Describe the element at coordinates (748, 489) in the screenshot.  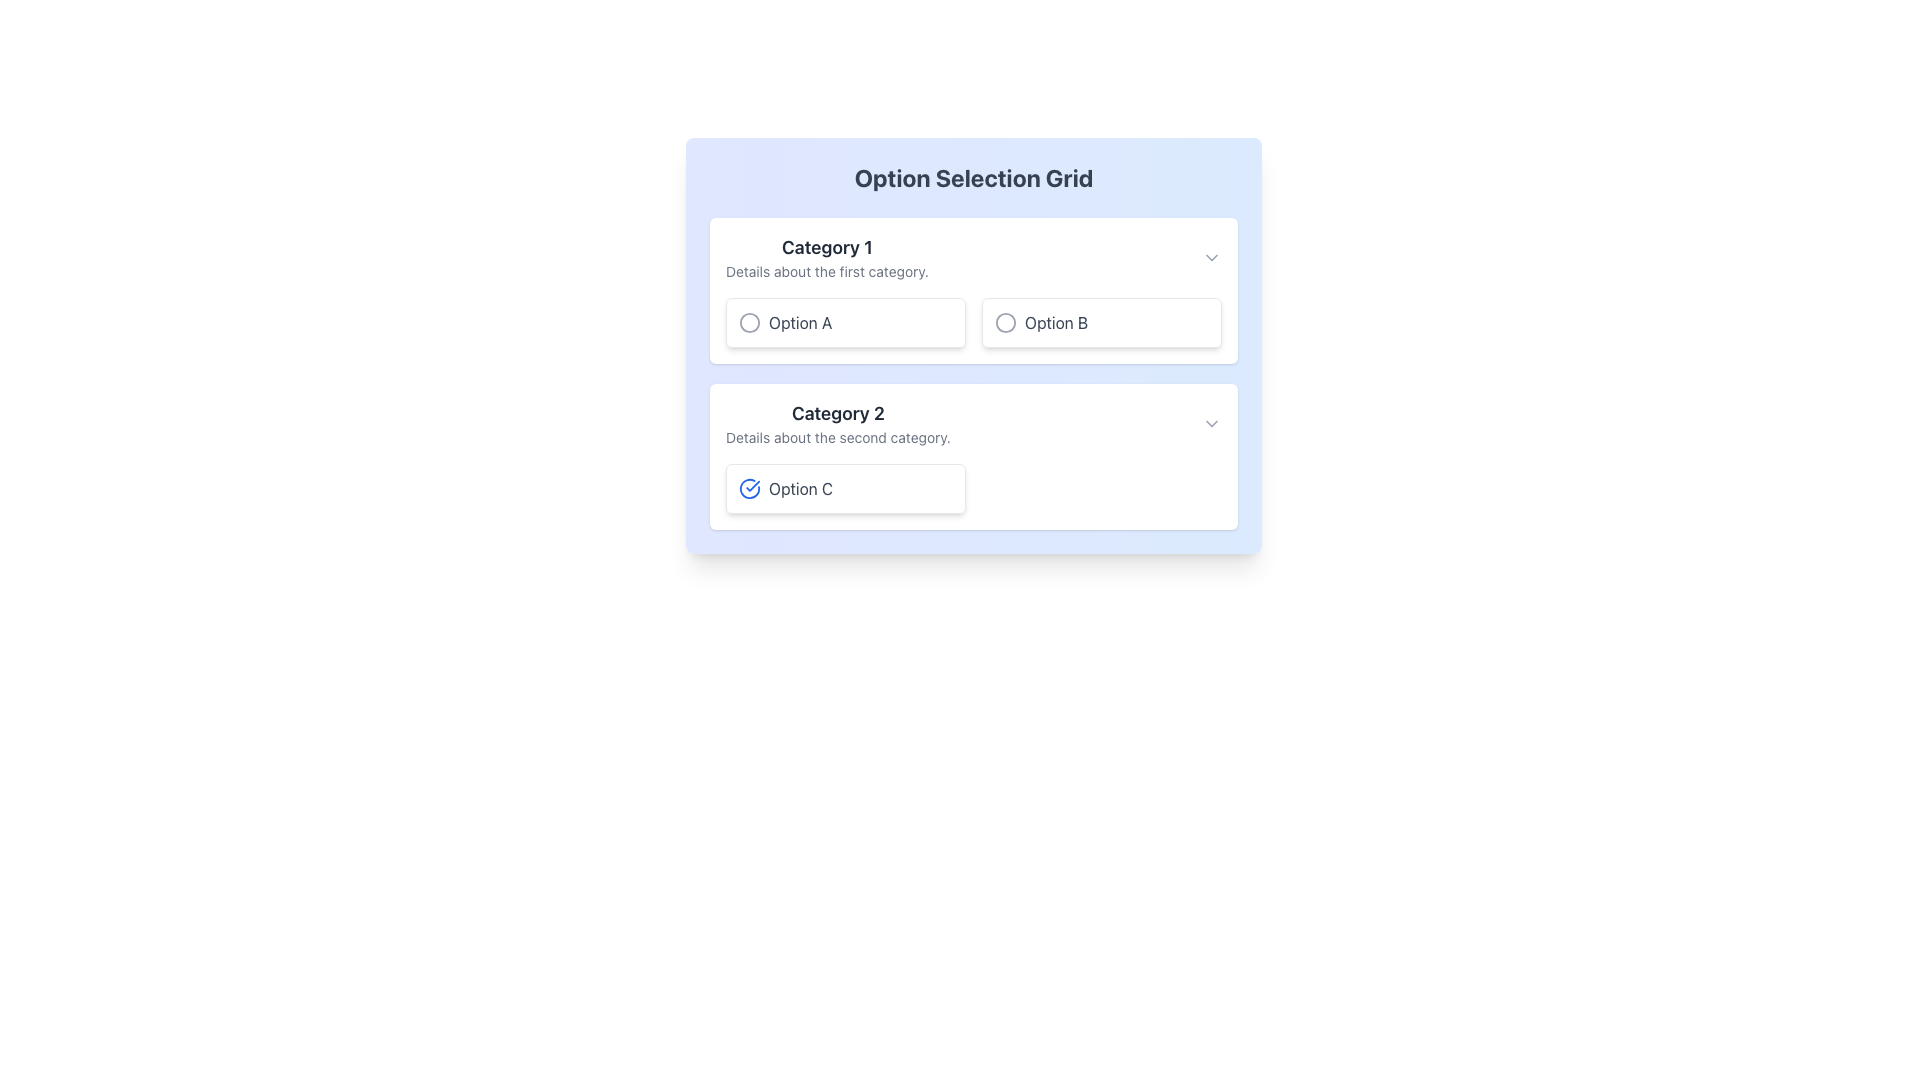
I see `the blue circular icon with a checkmark inside the 'Option C' block of the Category 2 section` at that location.